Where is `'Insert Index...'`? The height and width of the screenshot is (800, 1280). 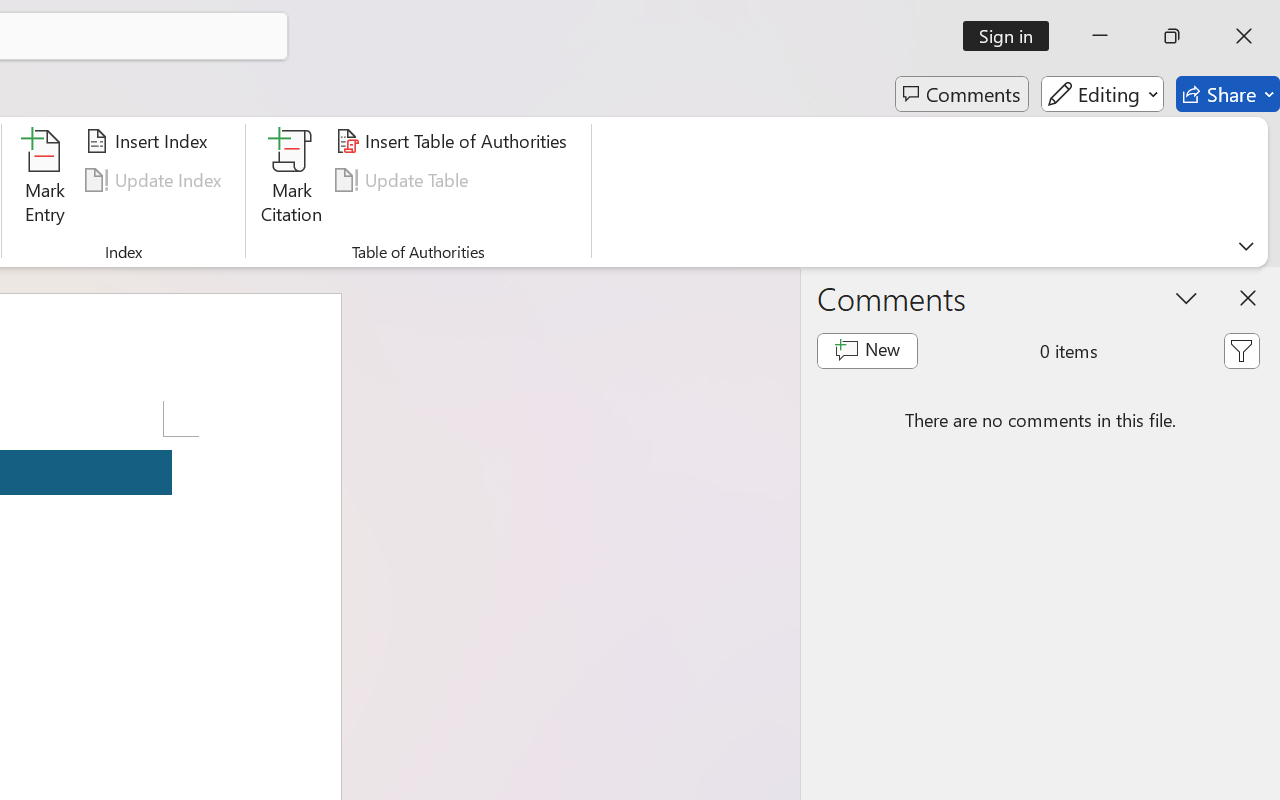
'Insert Index...' is located at coordinates (148, 141).